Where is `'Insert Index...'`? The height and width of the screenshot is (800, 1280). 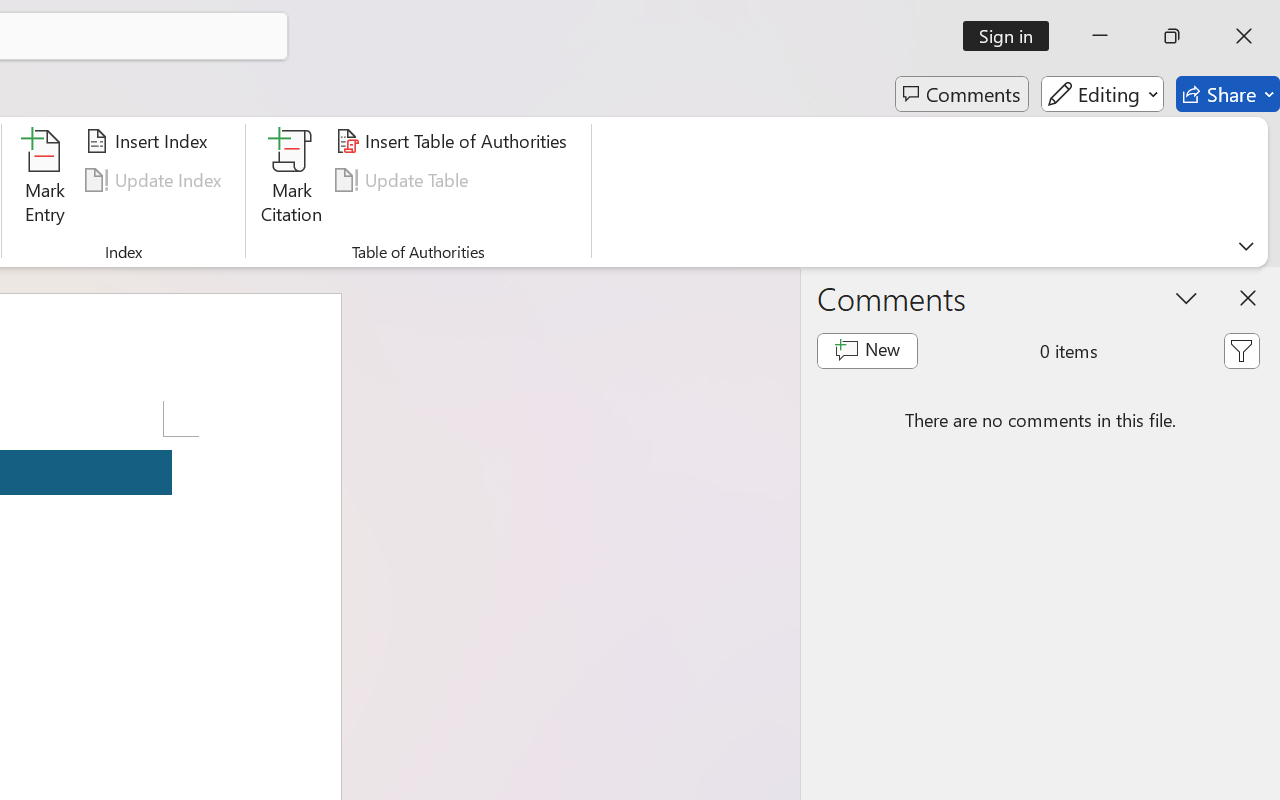
'Insert Index...' is located at coordinates (148, 141).